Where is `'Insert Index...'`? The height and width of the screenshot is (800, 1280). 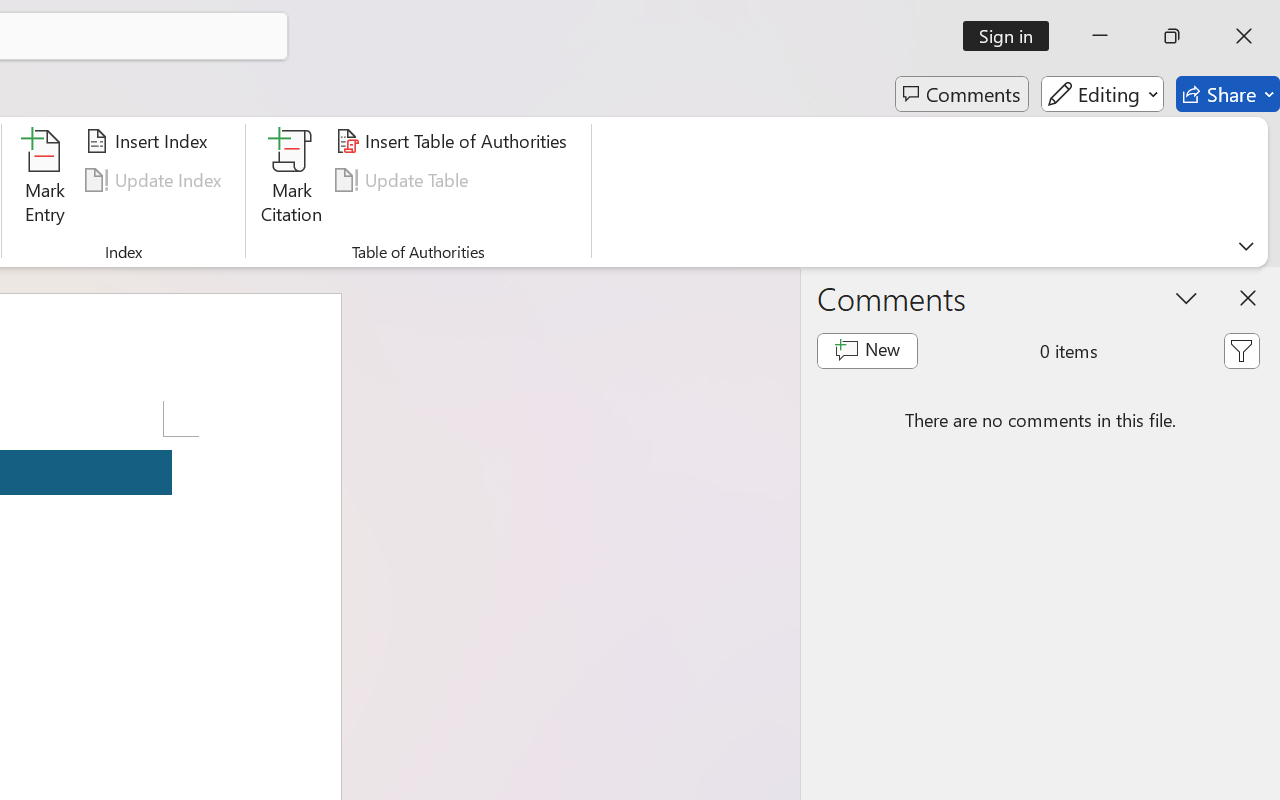
'Insert Index...' is located at coordinates (148, 141).